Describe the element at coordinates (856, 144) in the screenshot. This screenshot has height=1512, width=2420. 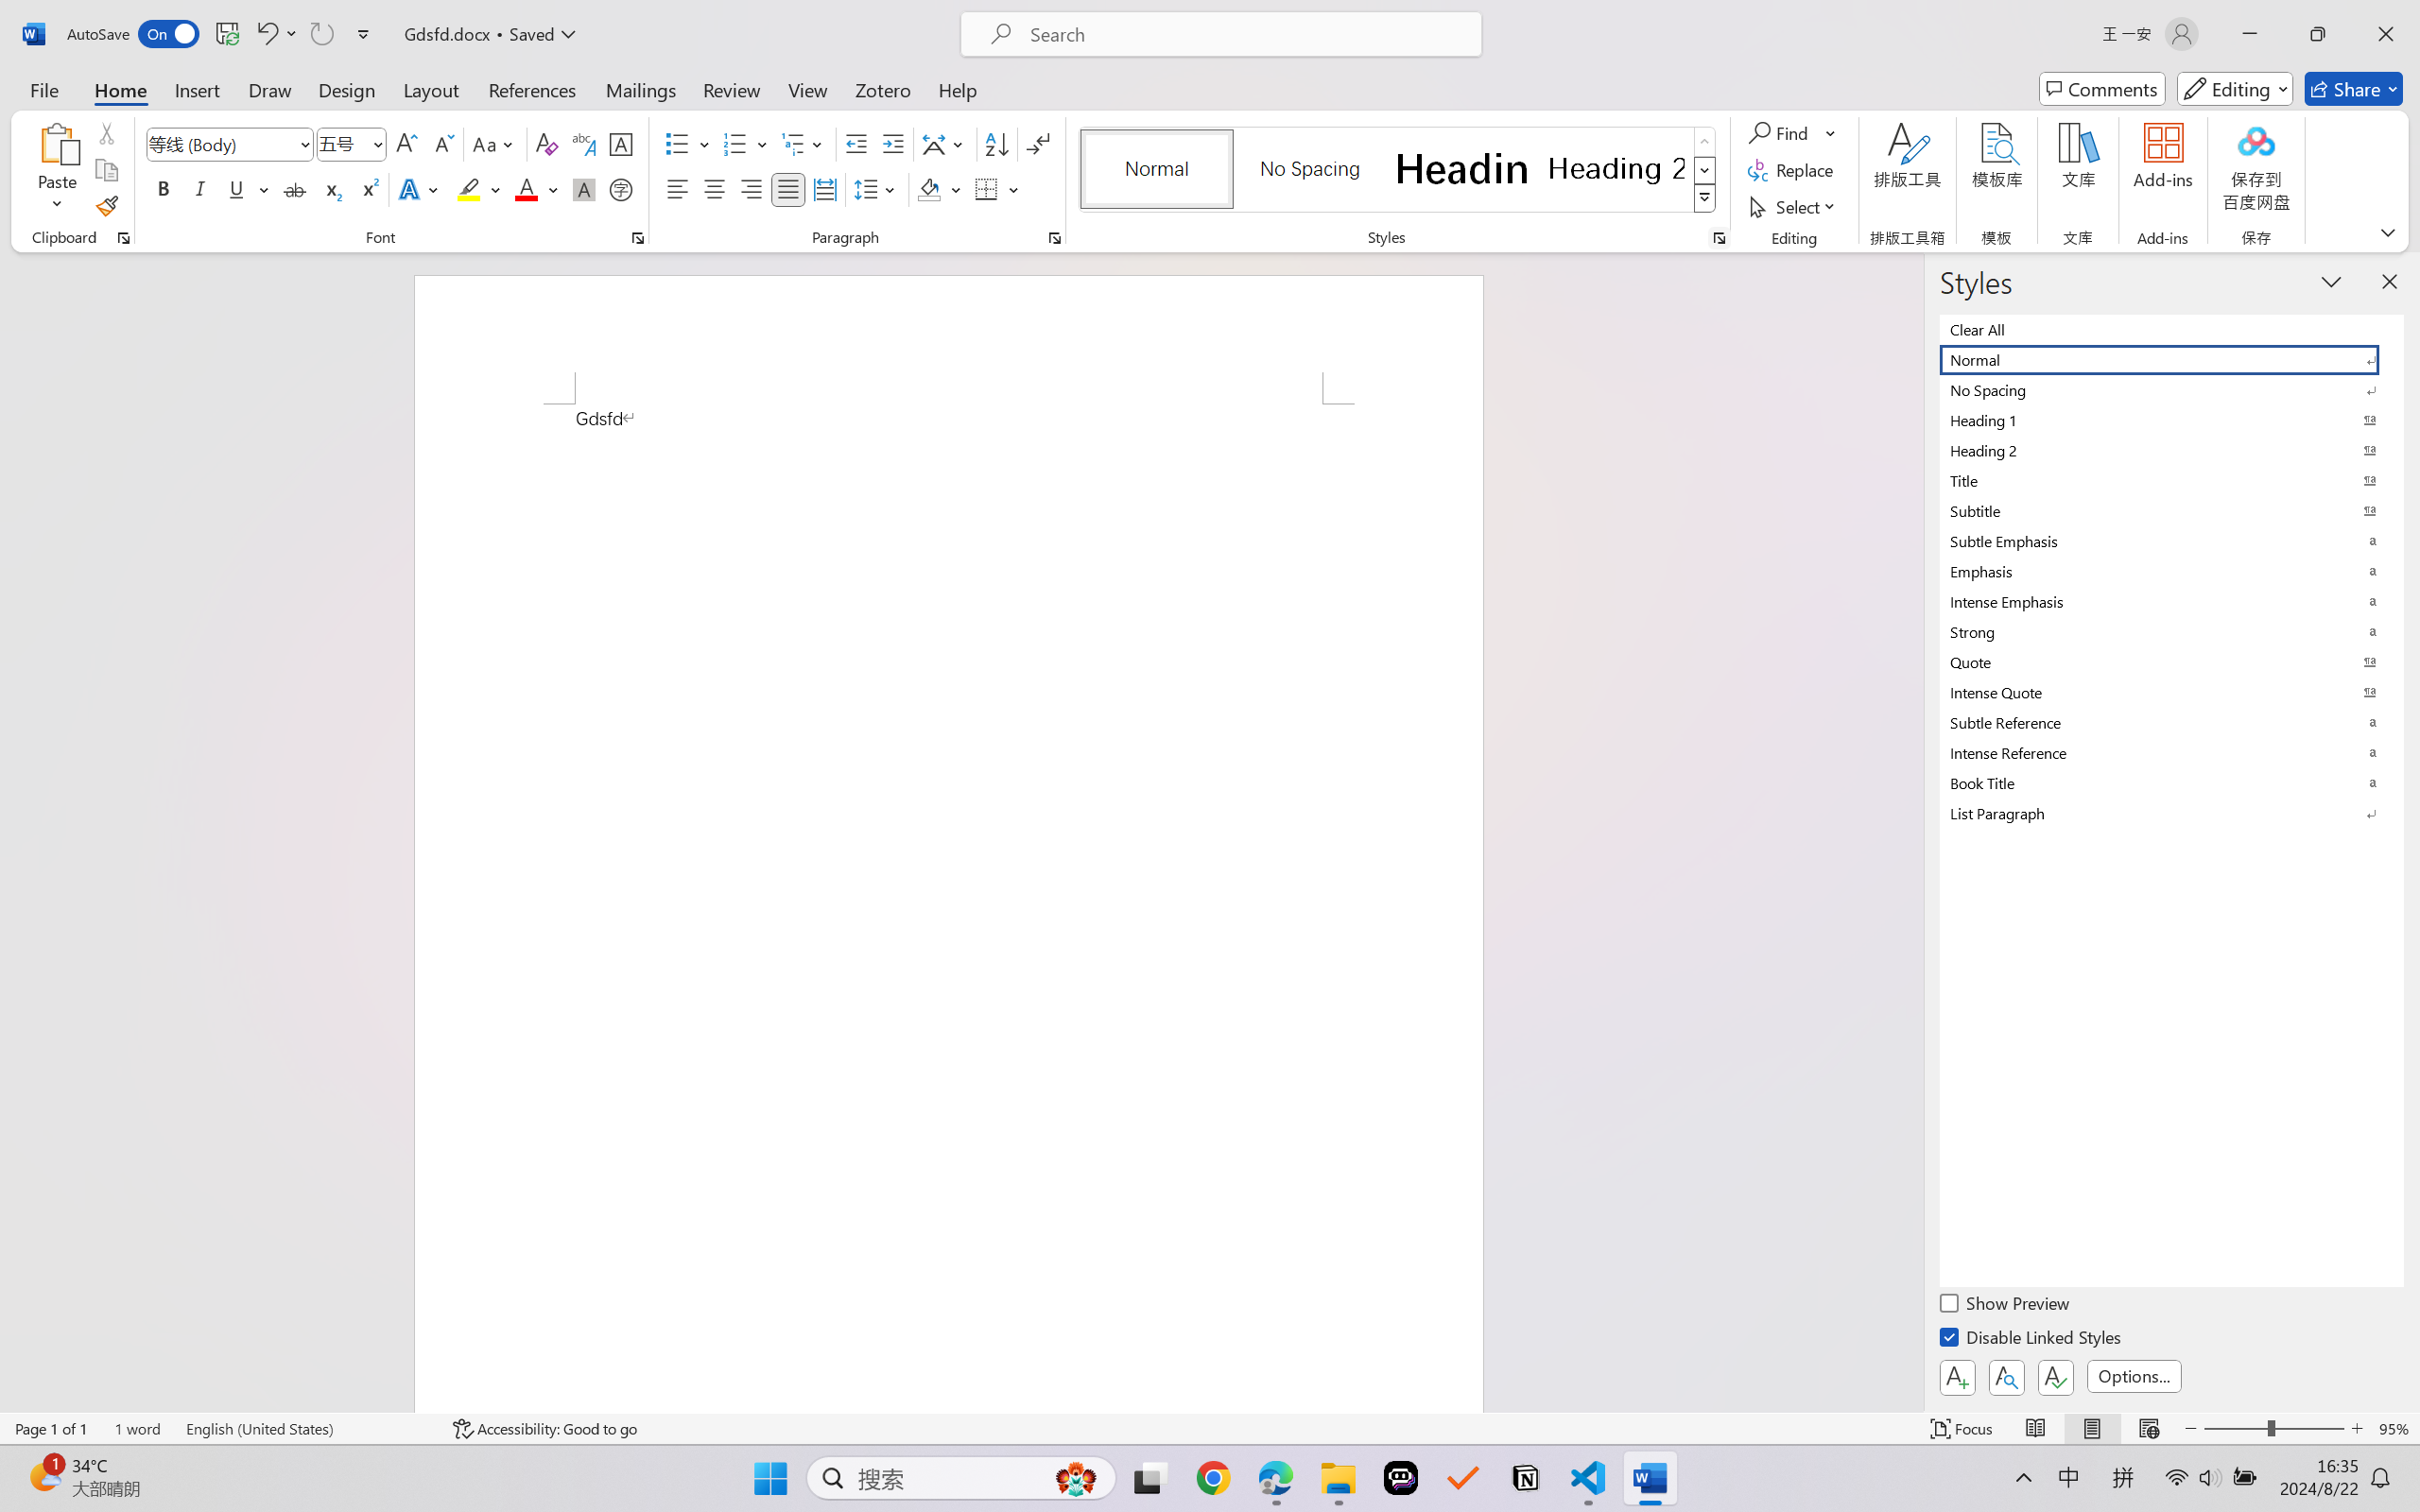
I see `'Decrease Indent'` at that location.